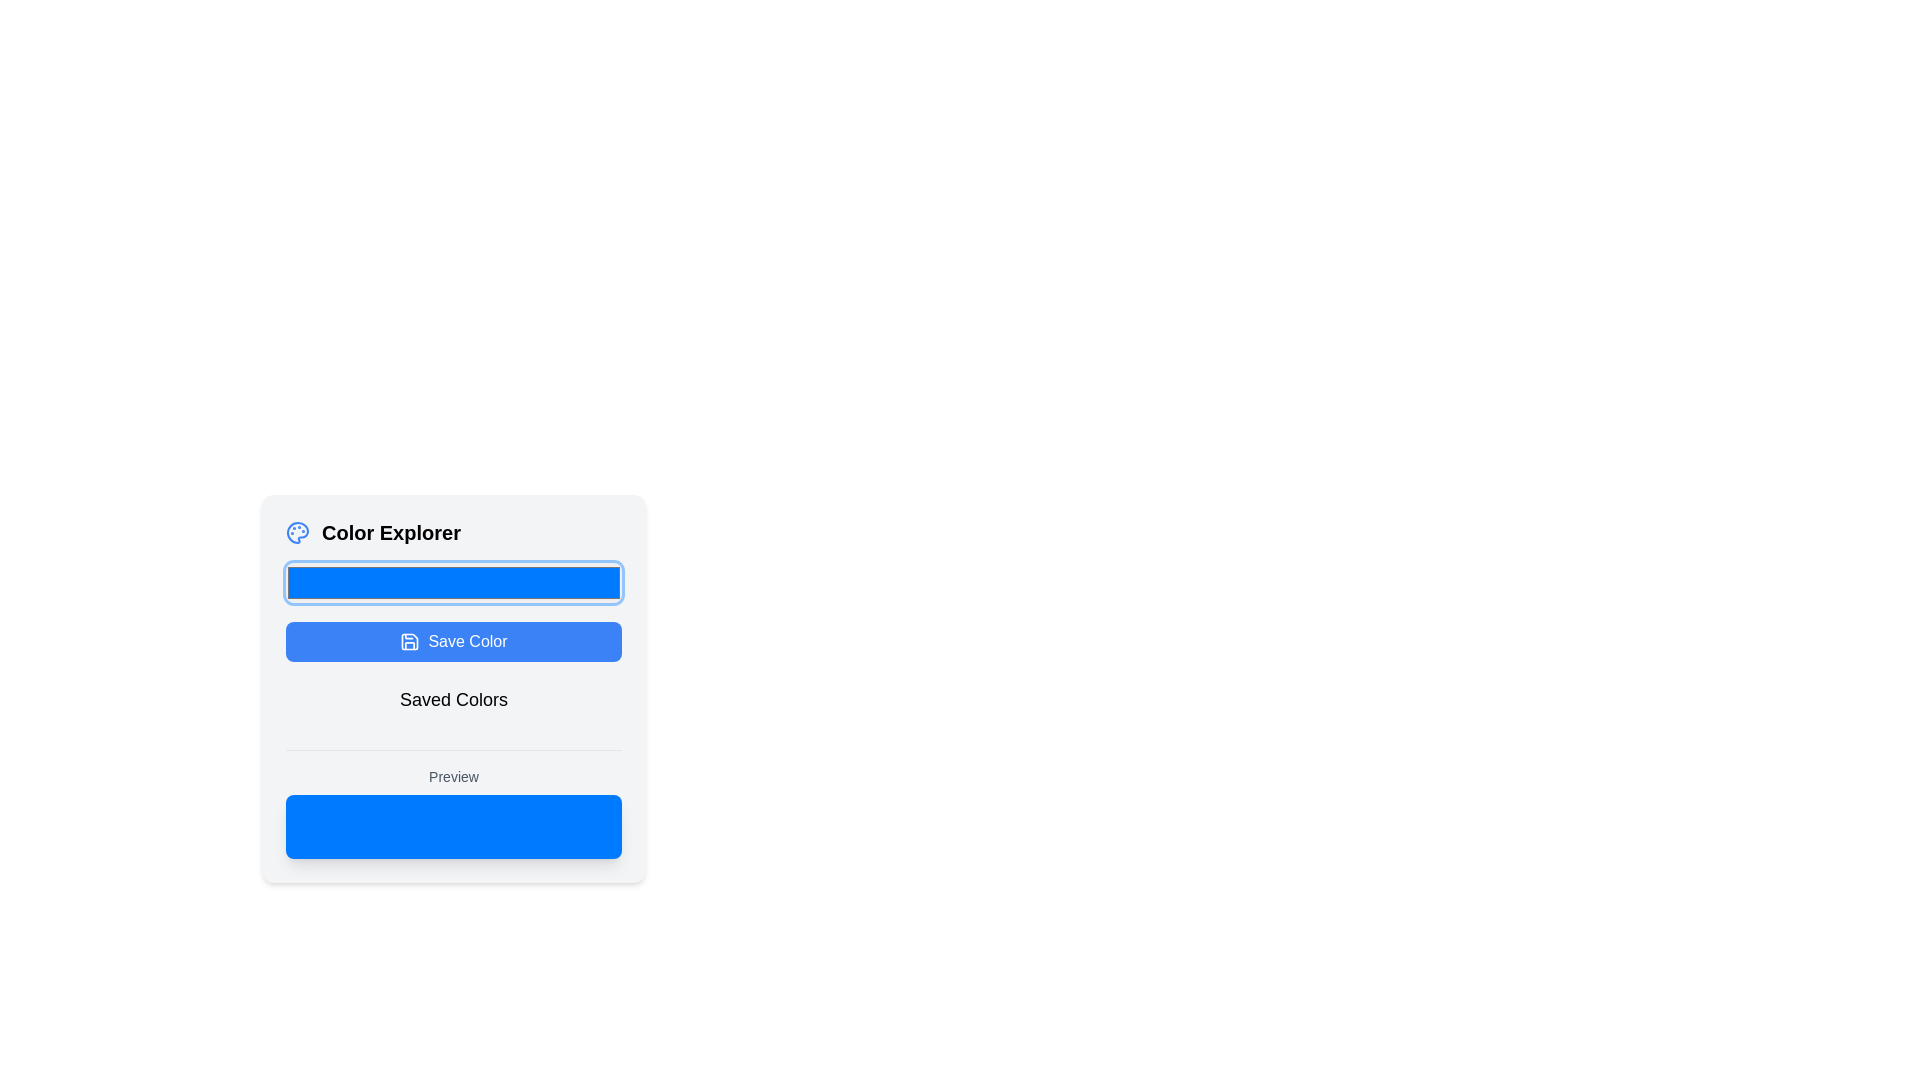 This screenshot has width=1920, height=1080. Describe the element at coordinates (391, 531) in the screenshot. I see `the text label that serves as a heading or title for the interface section, which is centrally aligned above the input field` at that location.